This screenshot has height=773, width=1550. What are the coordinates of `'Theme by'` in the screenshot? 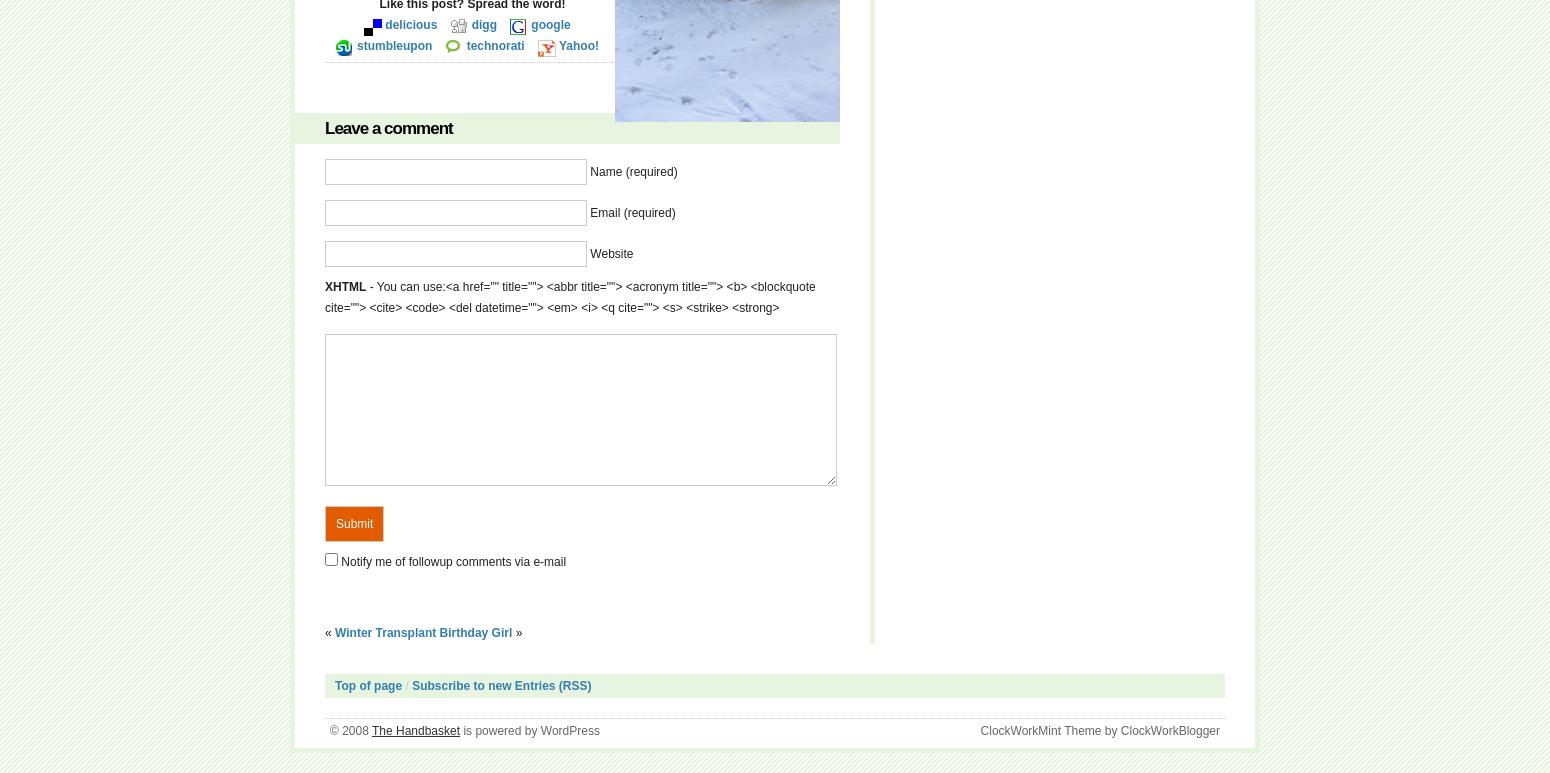 It's located at (1089, 731).